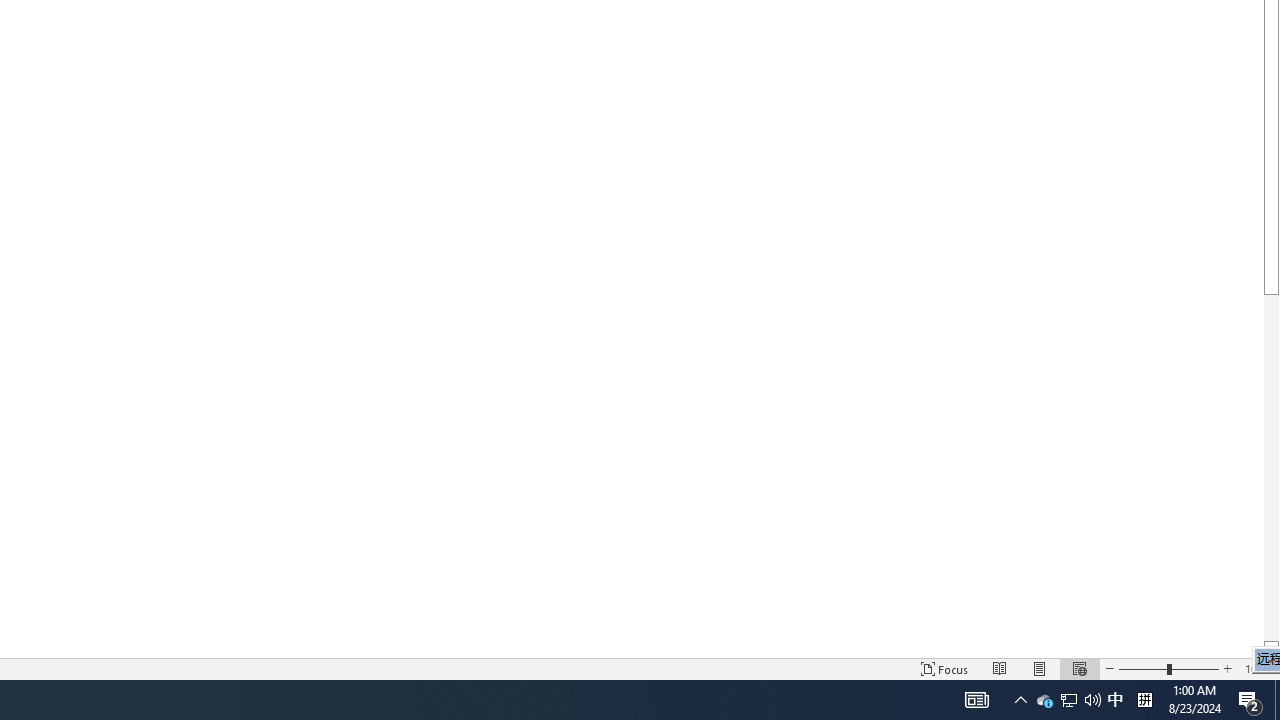 The image size is (1280, 720). What do you see at coordinates (1257, 669) in the screenshot?
I see `'Zoom 100%'` at bounding box center [1257, 669].